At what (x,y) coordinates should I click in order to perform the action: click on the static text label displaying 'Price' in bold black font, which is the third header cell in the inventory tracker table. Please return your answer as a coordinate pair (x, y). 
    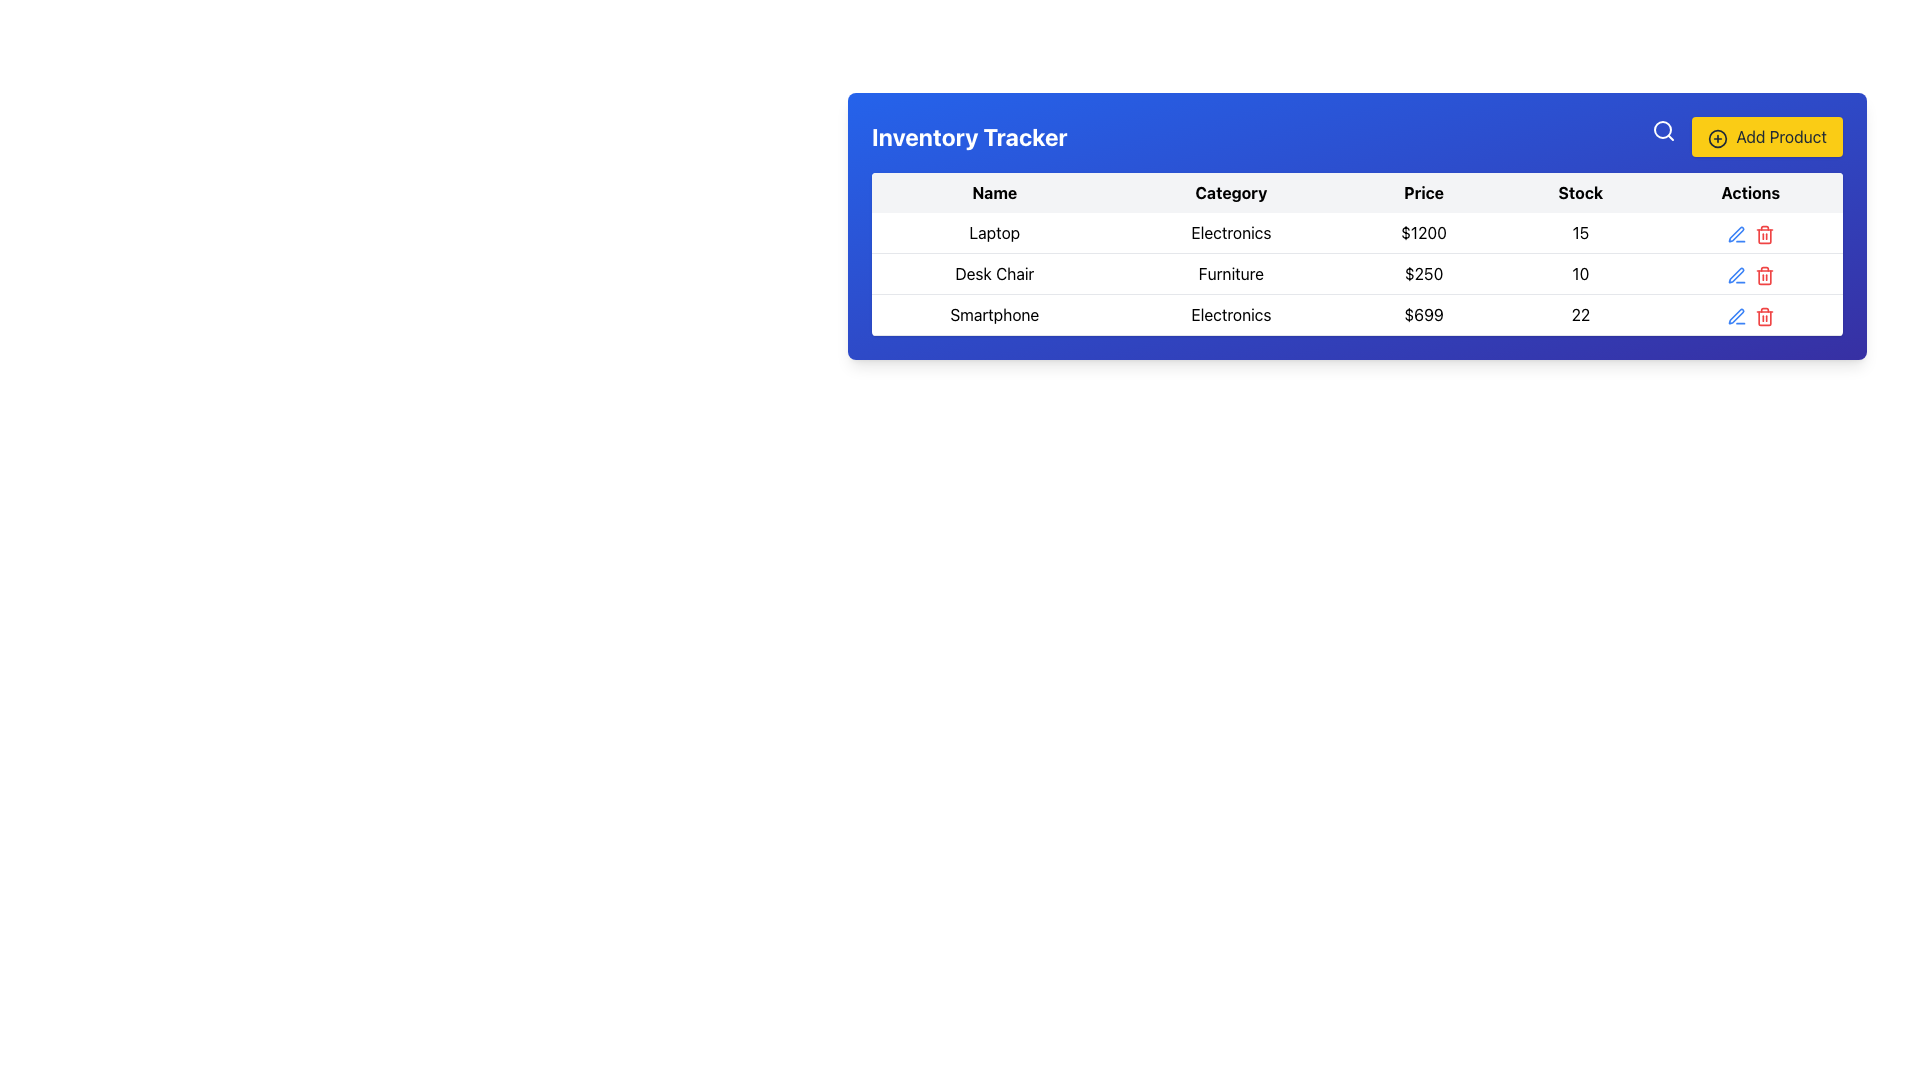
    Looking at the image, I should click on (1423, 192).